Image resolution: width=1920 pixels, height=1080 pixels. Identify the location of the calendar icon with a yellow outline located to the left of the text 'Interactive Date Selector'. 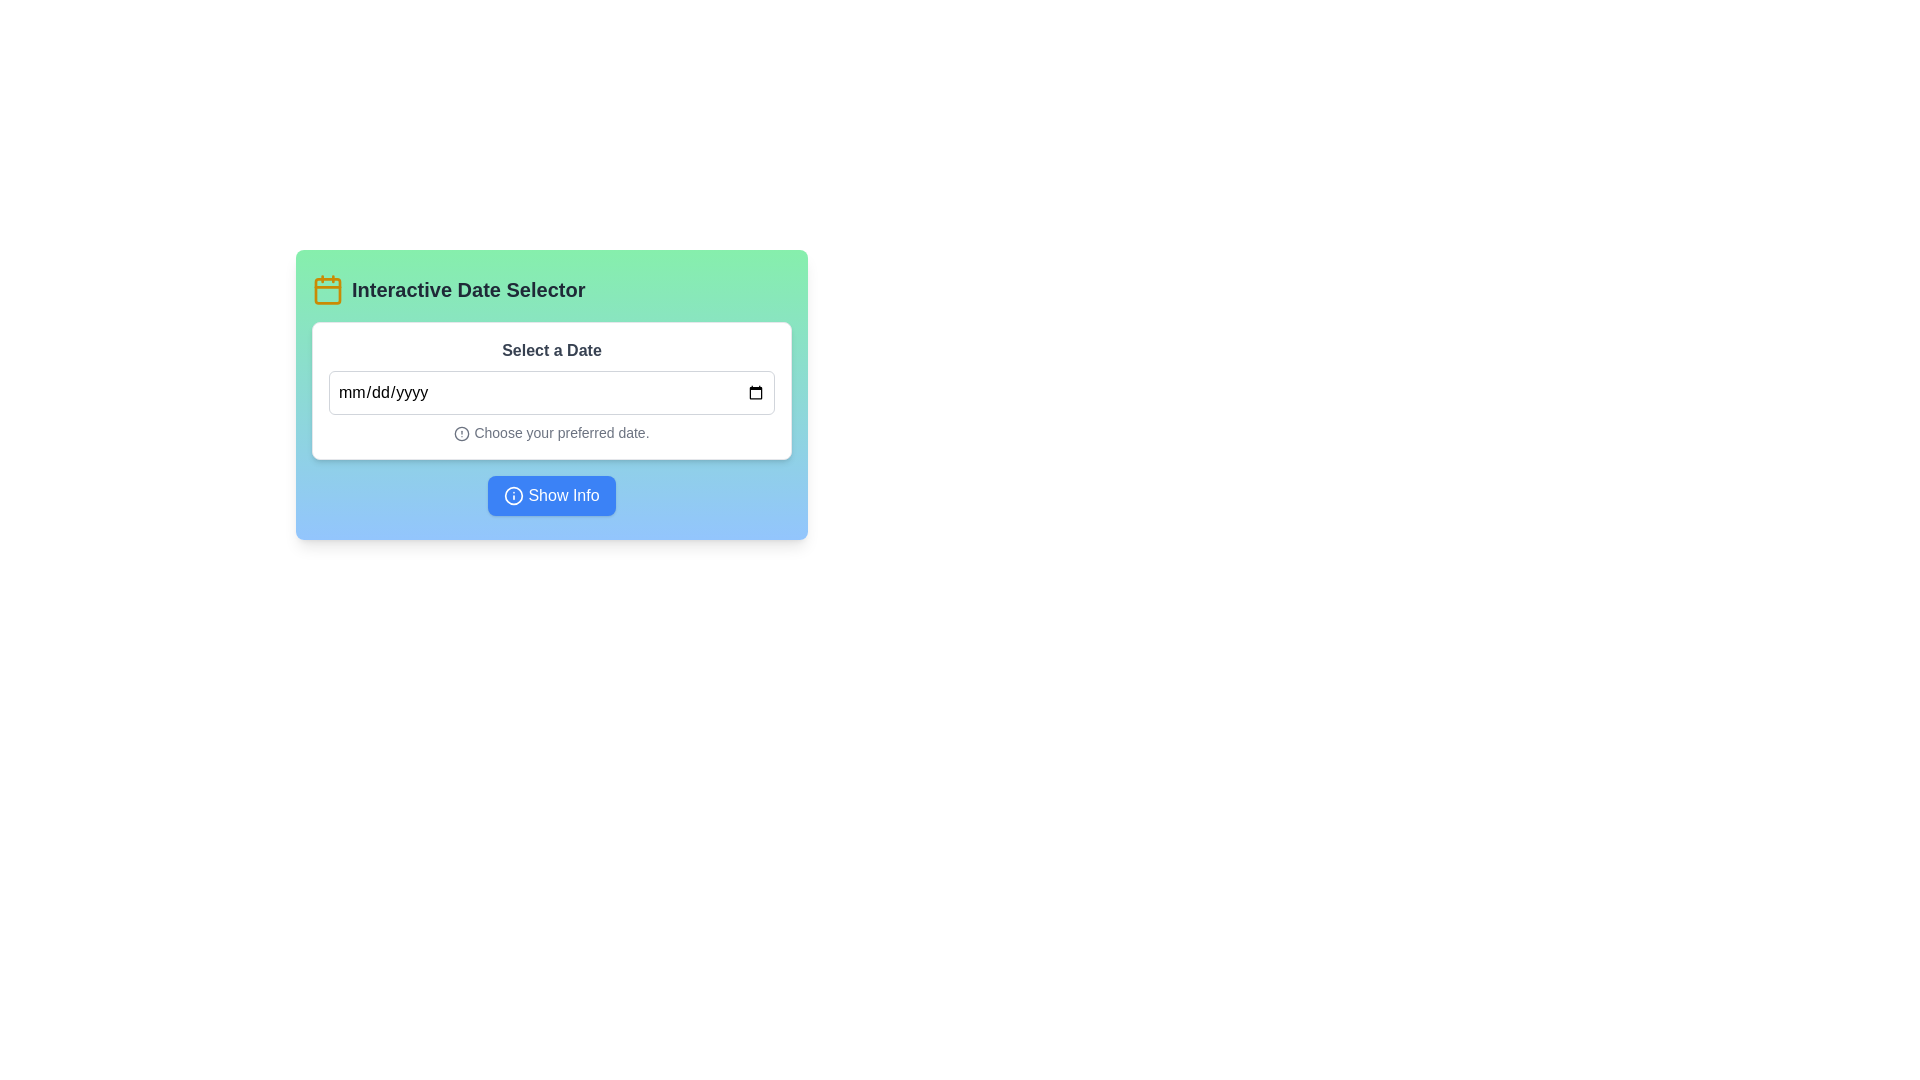
(327, 289).